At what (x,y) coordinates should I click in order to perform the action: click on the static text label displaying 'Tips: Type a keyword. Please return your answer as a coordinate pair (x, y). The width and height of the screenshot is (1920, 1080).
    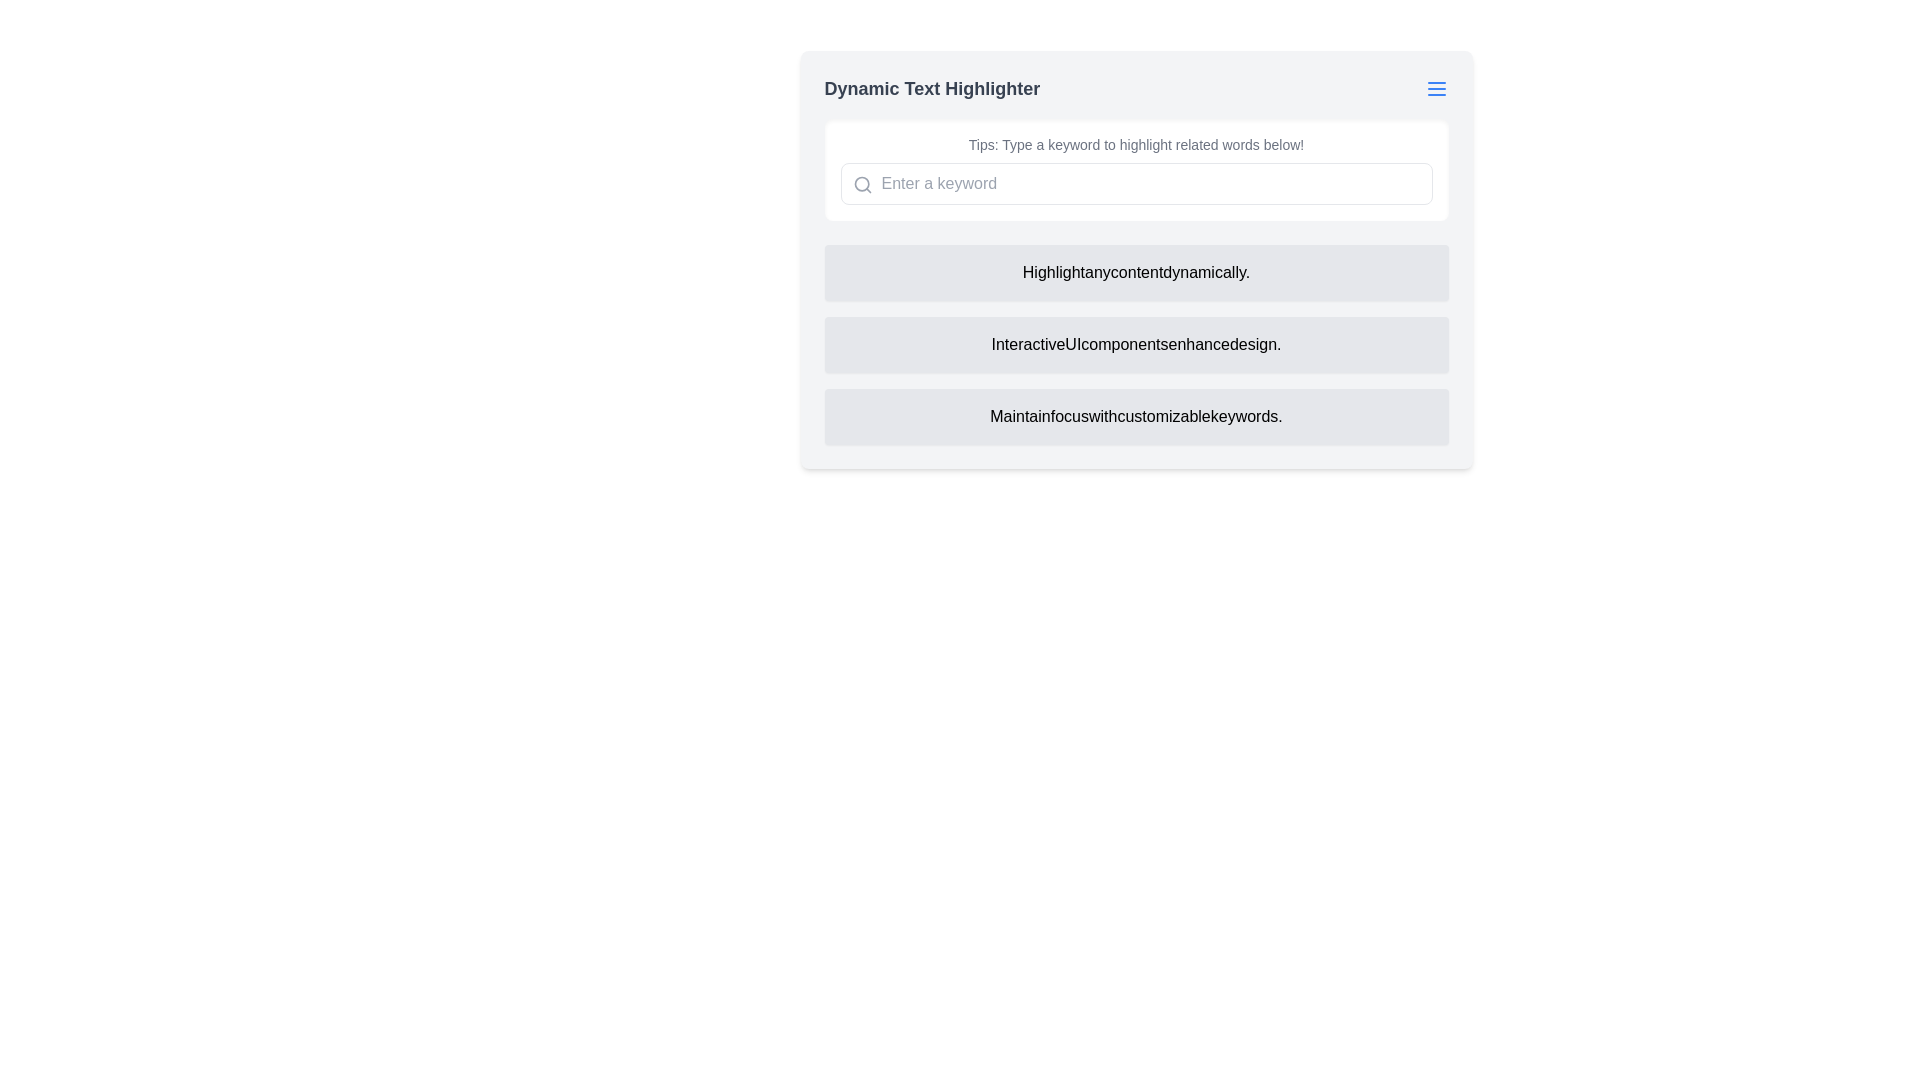
    Looking at the image, I should click on (1136, 144).